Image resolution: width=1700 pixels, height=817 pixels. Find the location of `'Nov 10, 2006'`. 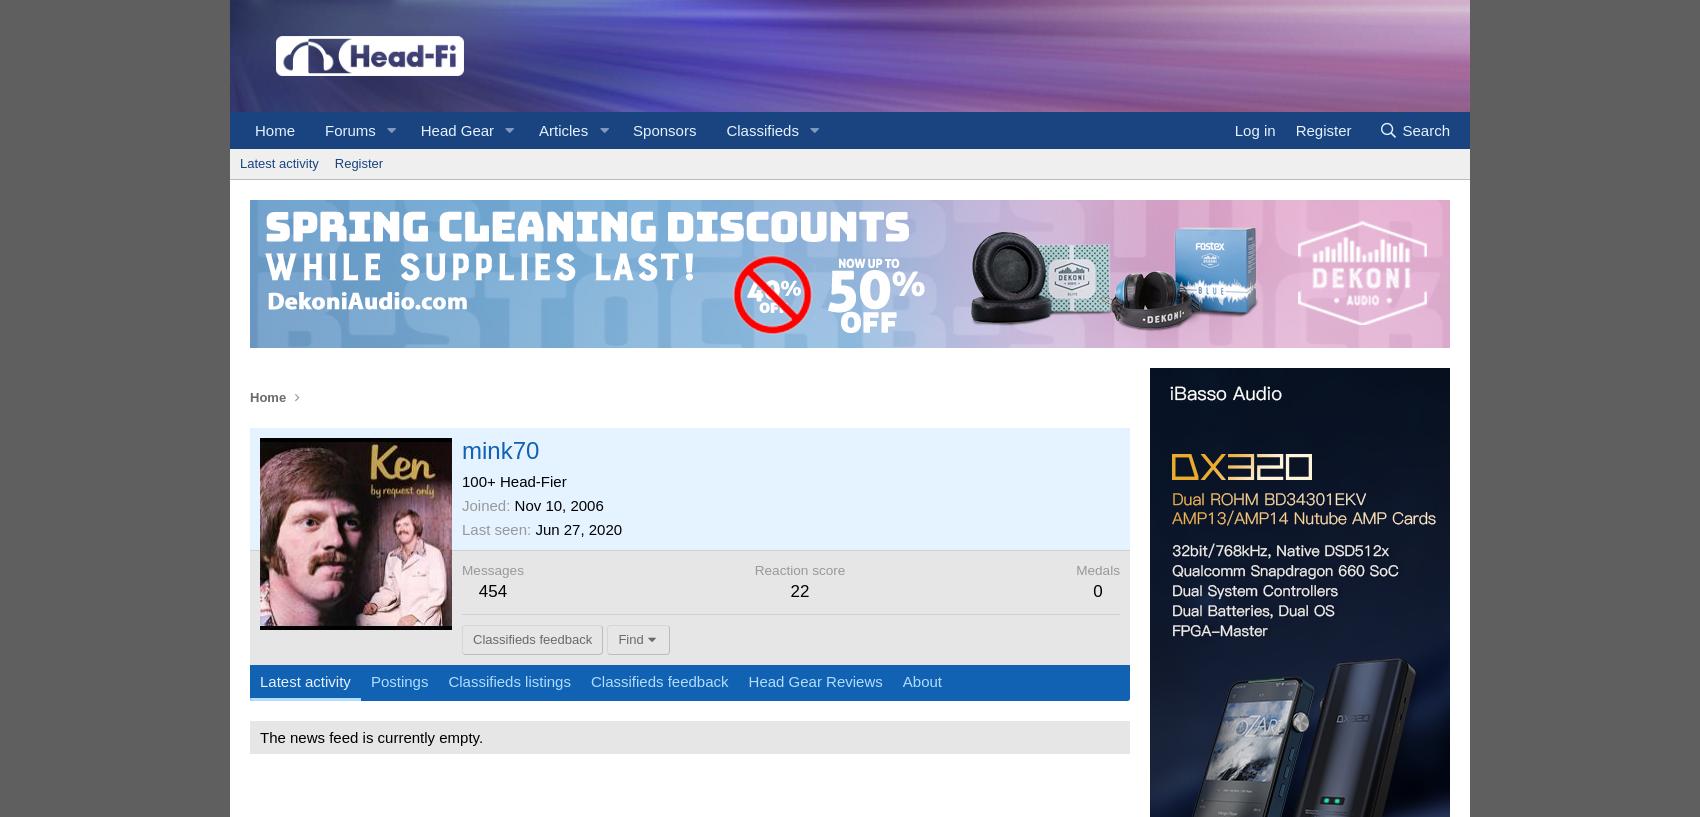

'Nov 10, 2006' is located at coordinates (557, 503).